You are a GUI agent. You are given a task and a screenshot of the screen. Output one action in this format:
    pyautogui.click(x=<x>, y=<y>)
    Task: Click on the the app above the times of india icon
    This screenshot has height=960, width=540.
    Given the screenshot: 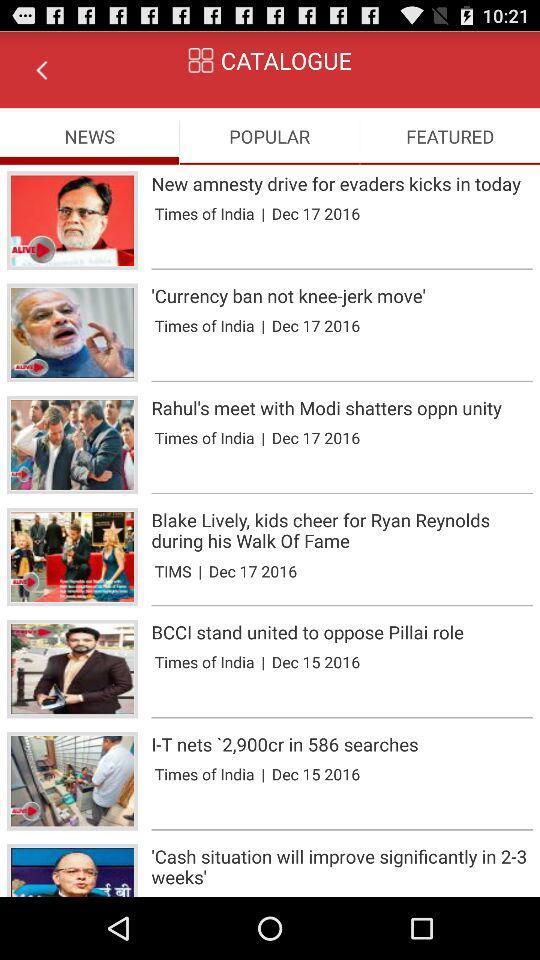 What is the action you would take?
    pyautogui.click(x=341, y=294)
    